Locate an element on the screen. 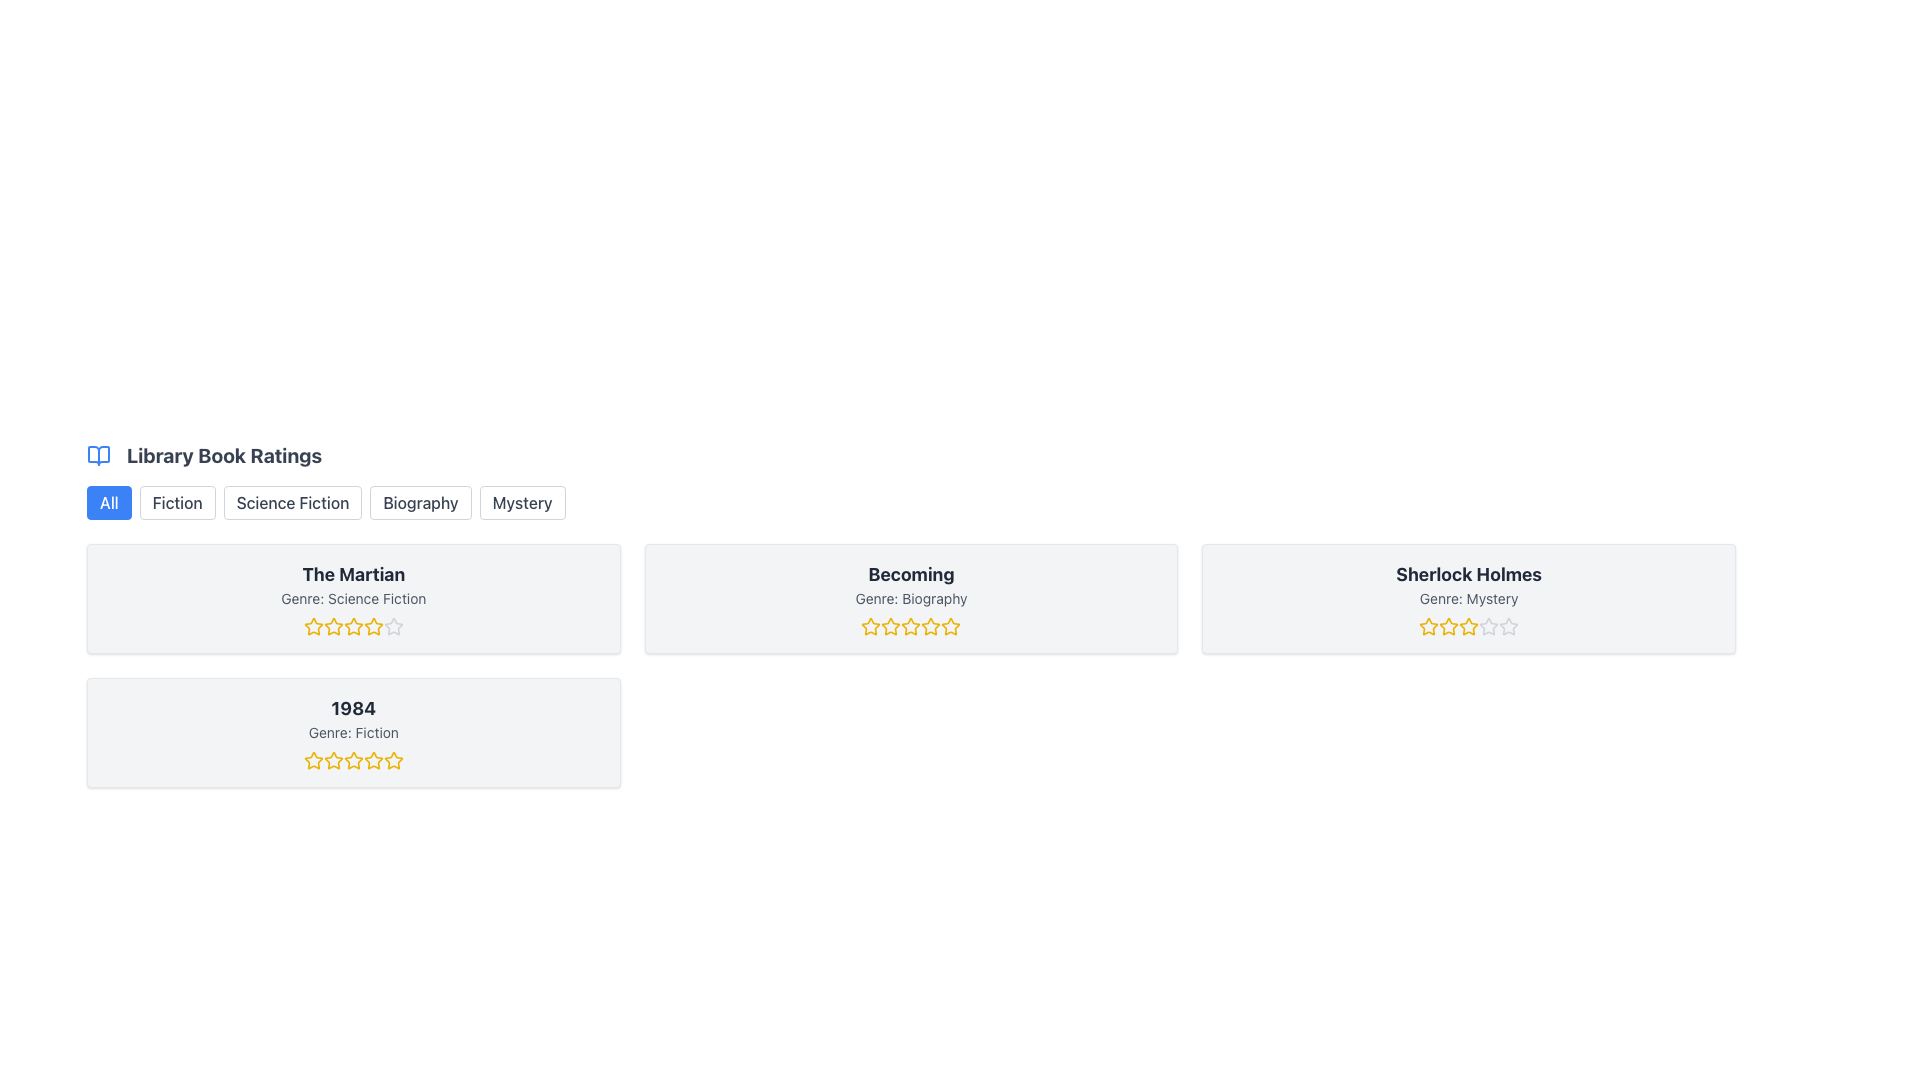 The height and width of the screenshot is (1080, 1920). the second star in the rating system for the 'Sherlock Holmes' card to rate it is located at coordinates (1449, 625).